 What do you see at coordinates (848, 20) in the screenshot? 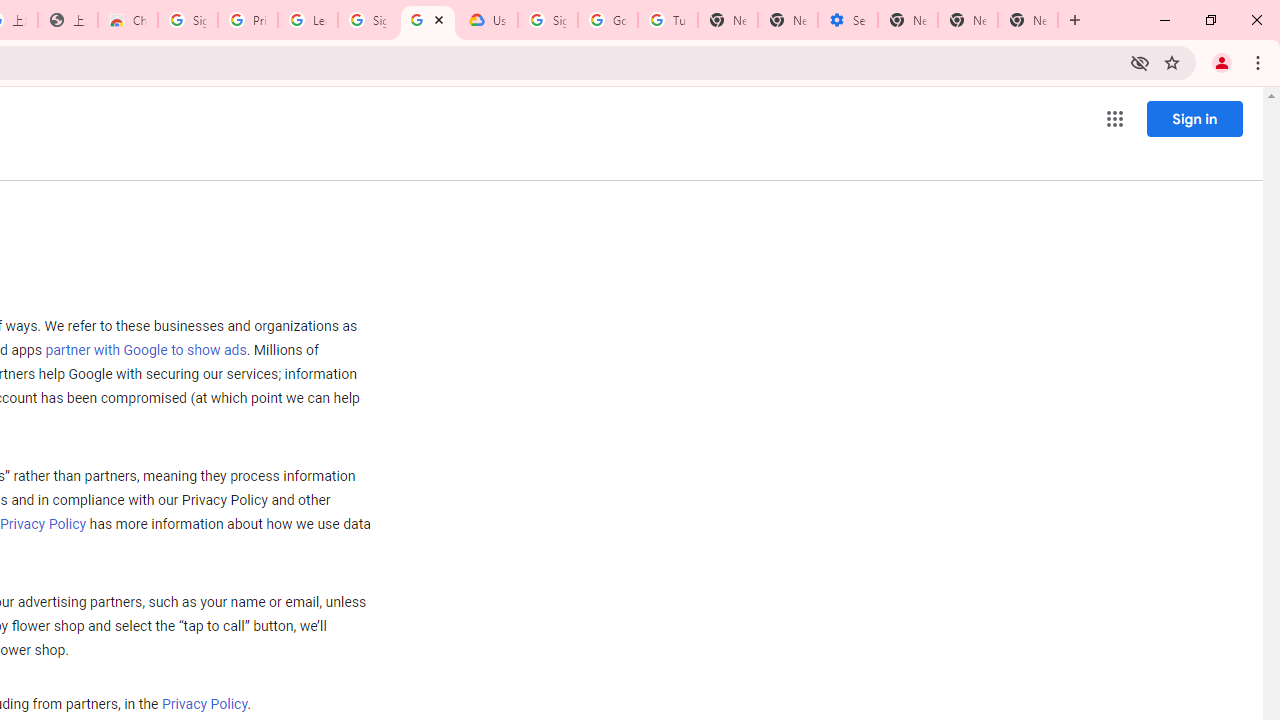
I see `'Settings - Addresses and more'` at bounding box center [848, 20].